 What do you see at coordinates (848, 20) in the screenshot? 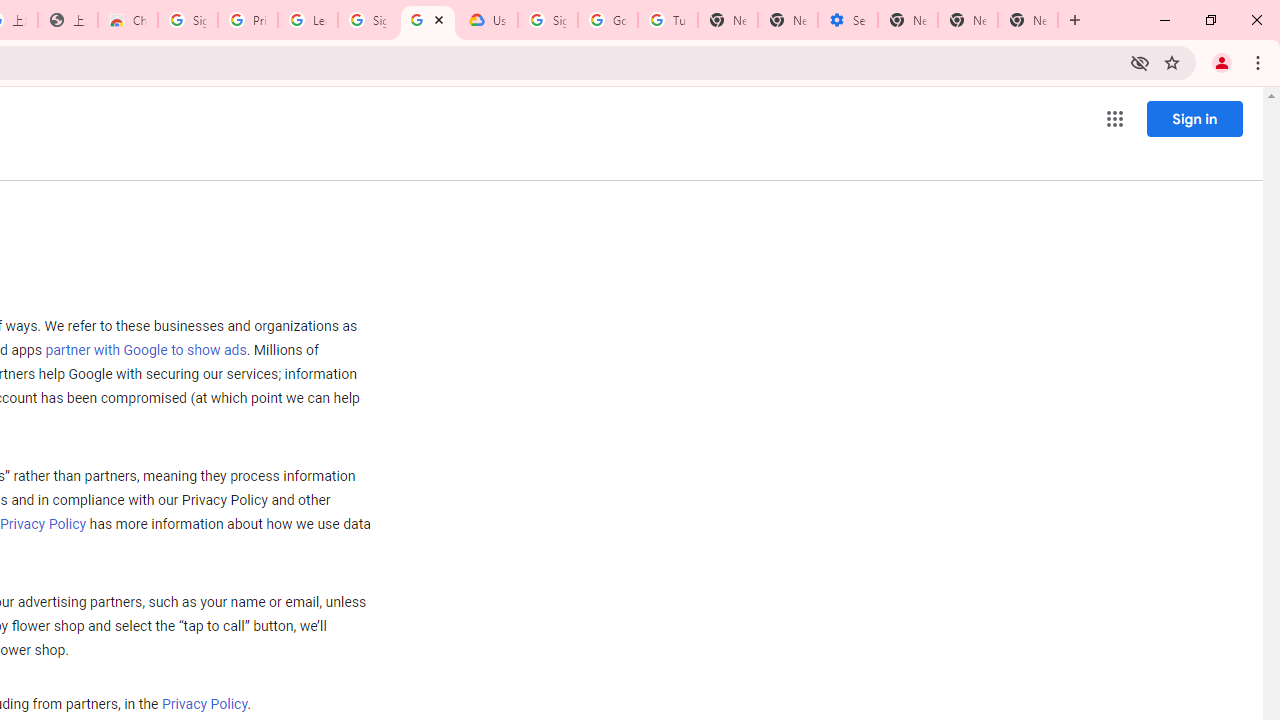
I see `'Settings - Addresses and more'` at bounding box center [848, 20].